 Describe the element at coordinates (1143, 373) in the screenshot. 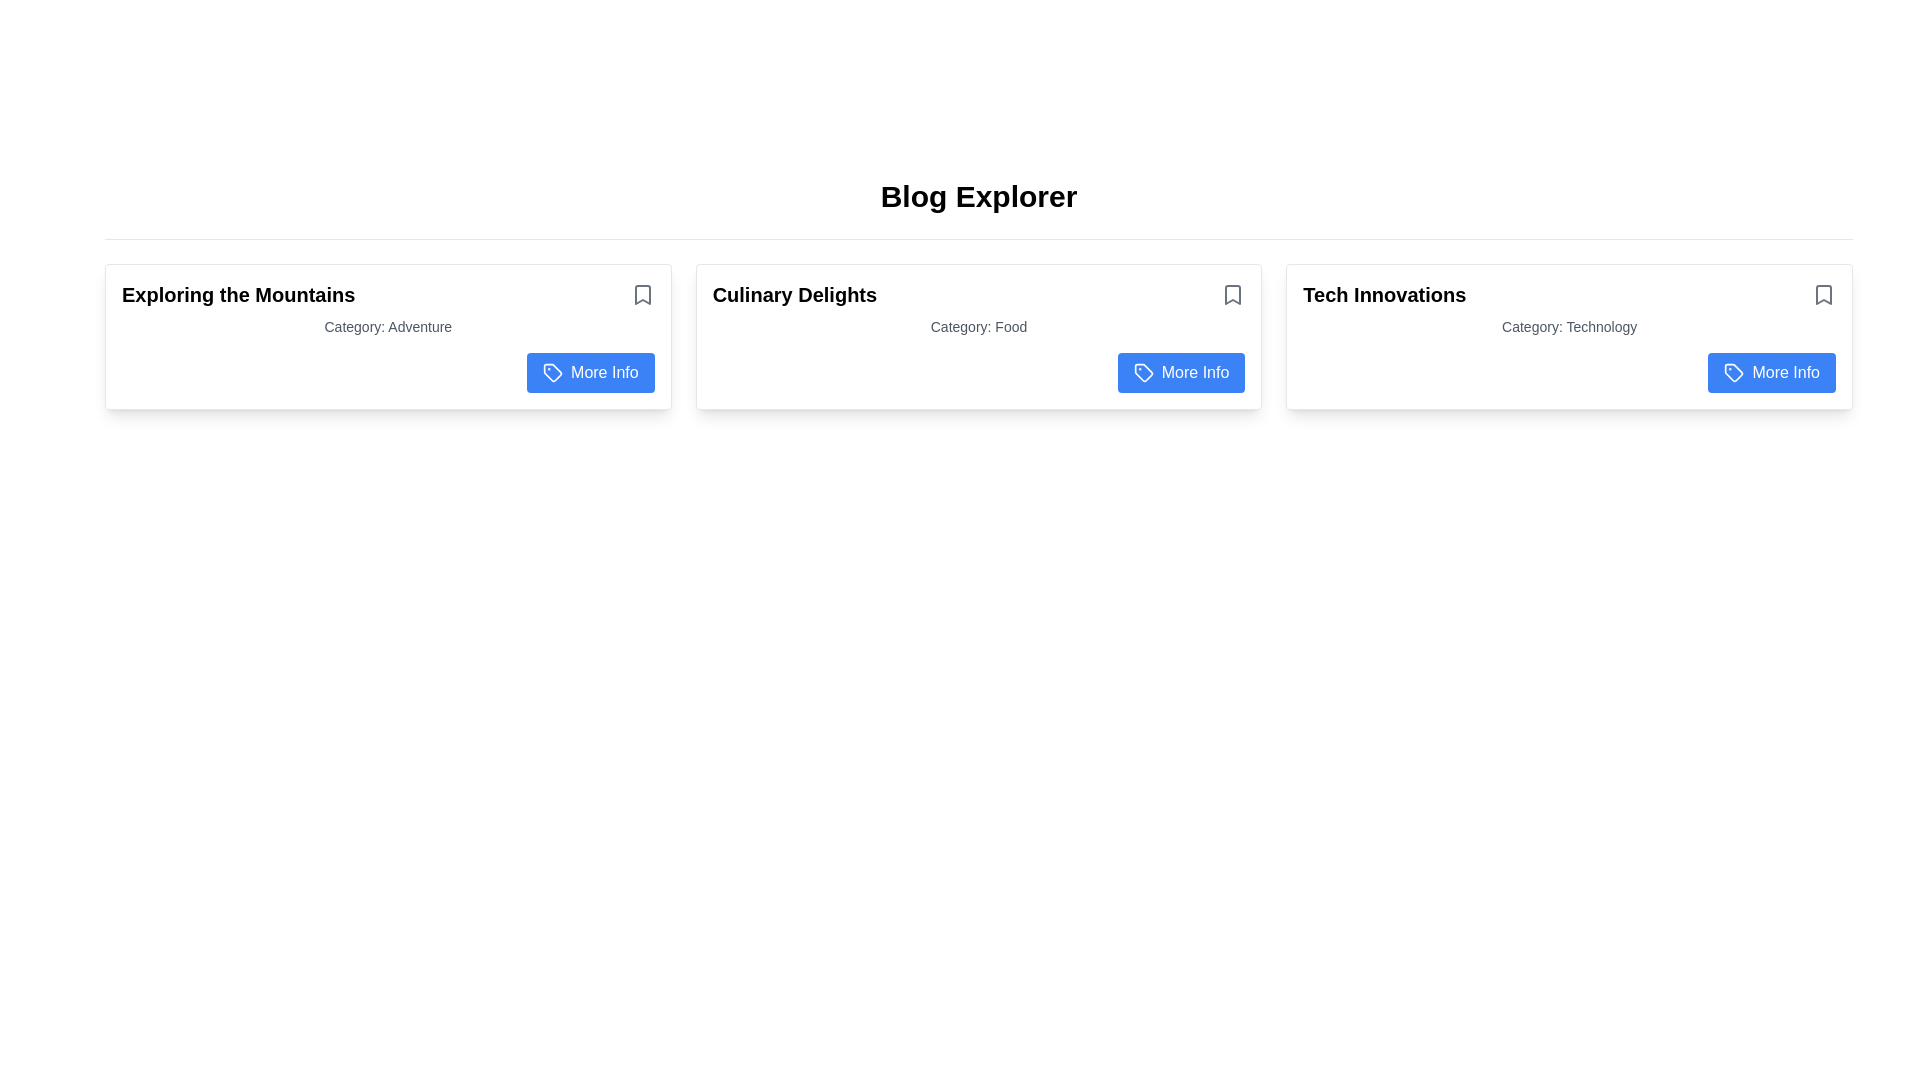

I see `the tag icon before the 'More Info' text in the second card labeled 'Culinary Delights'` at that location.